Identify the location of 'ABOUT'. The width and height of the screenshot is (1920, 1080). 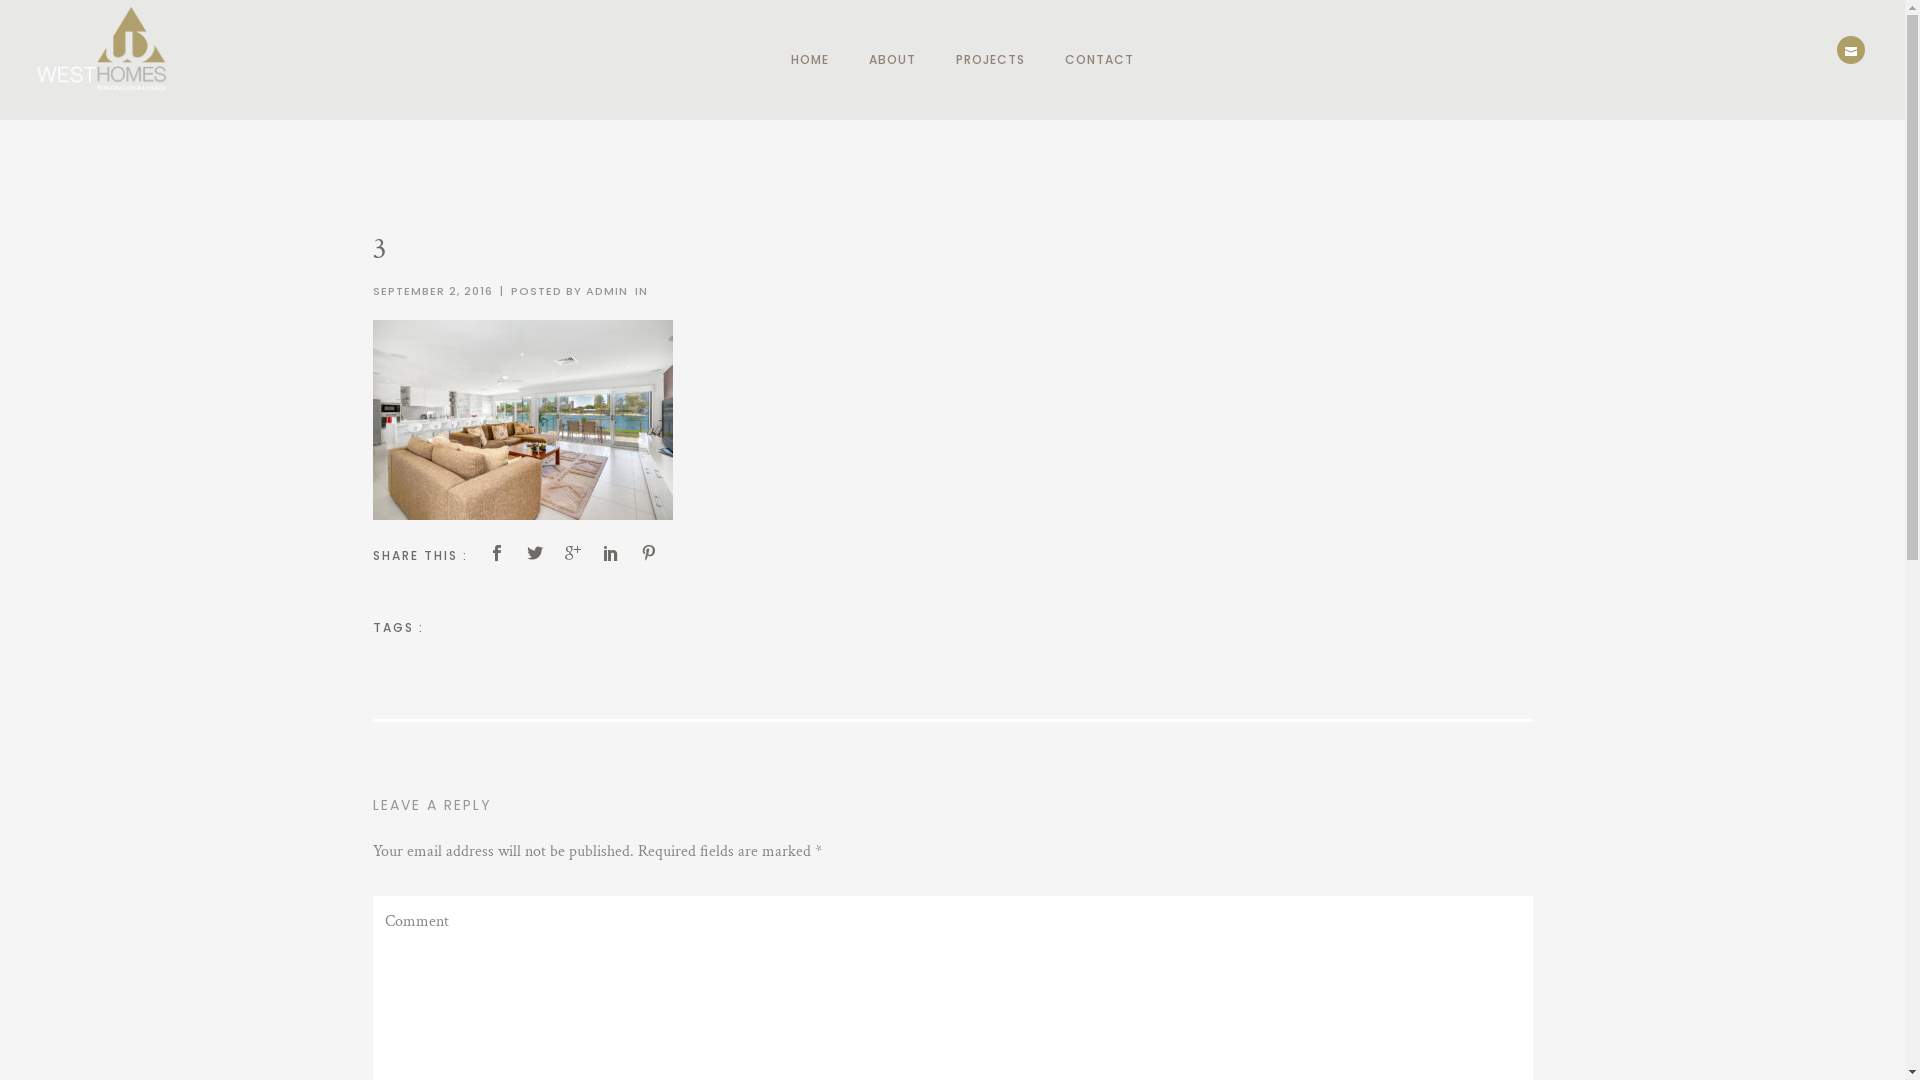
(891, 59).